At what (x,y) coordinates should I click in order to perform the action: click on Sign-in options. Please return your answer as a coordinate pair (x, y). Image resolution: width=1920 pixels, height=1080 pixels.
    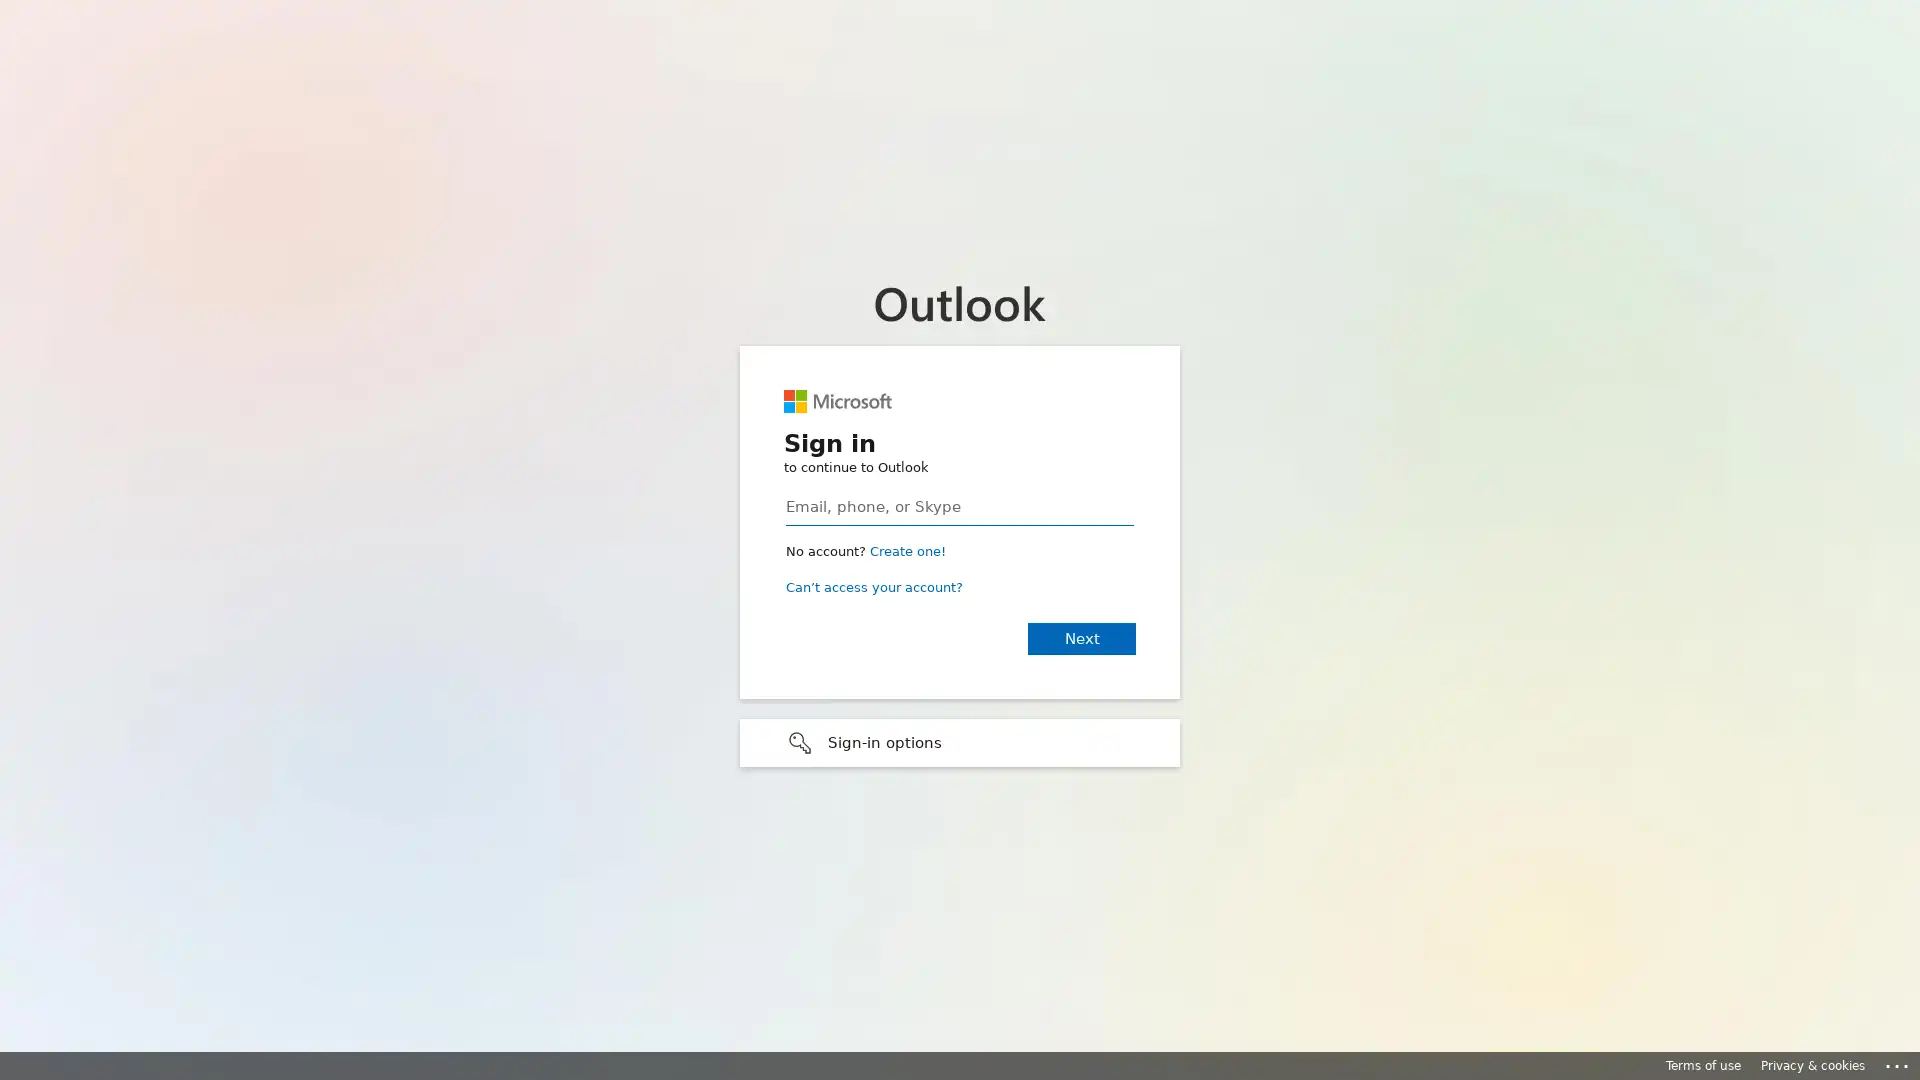
    Looking at the image, I should click on (960, 741).